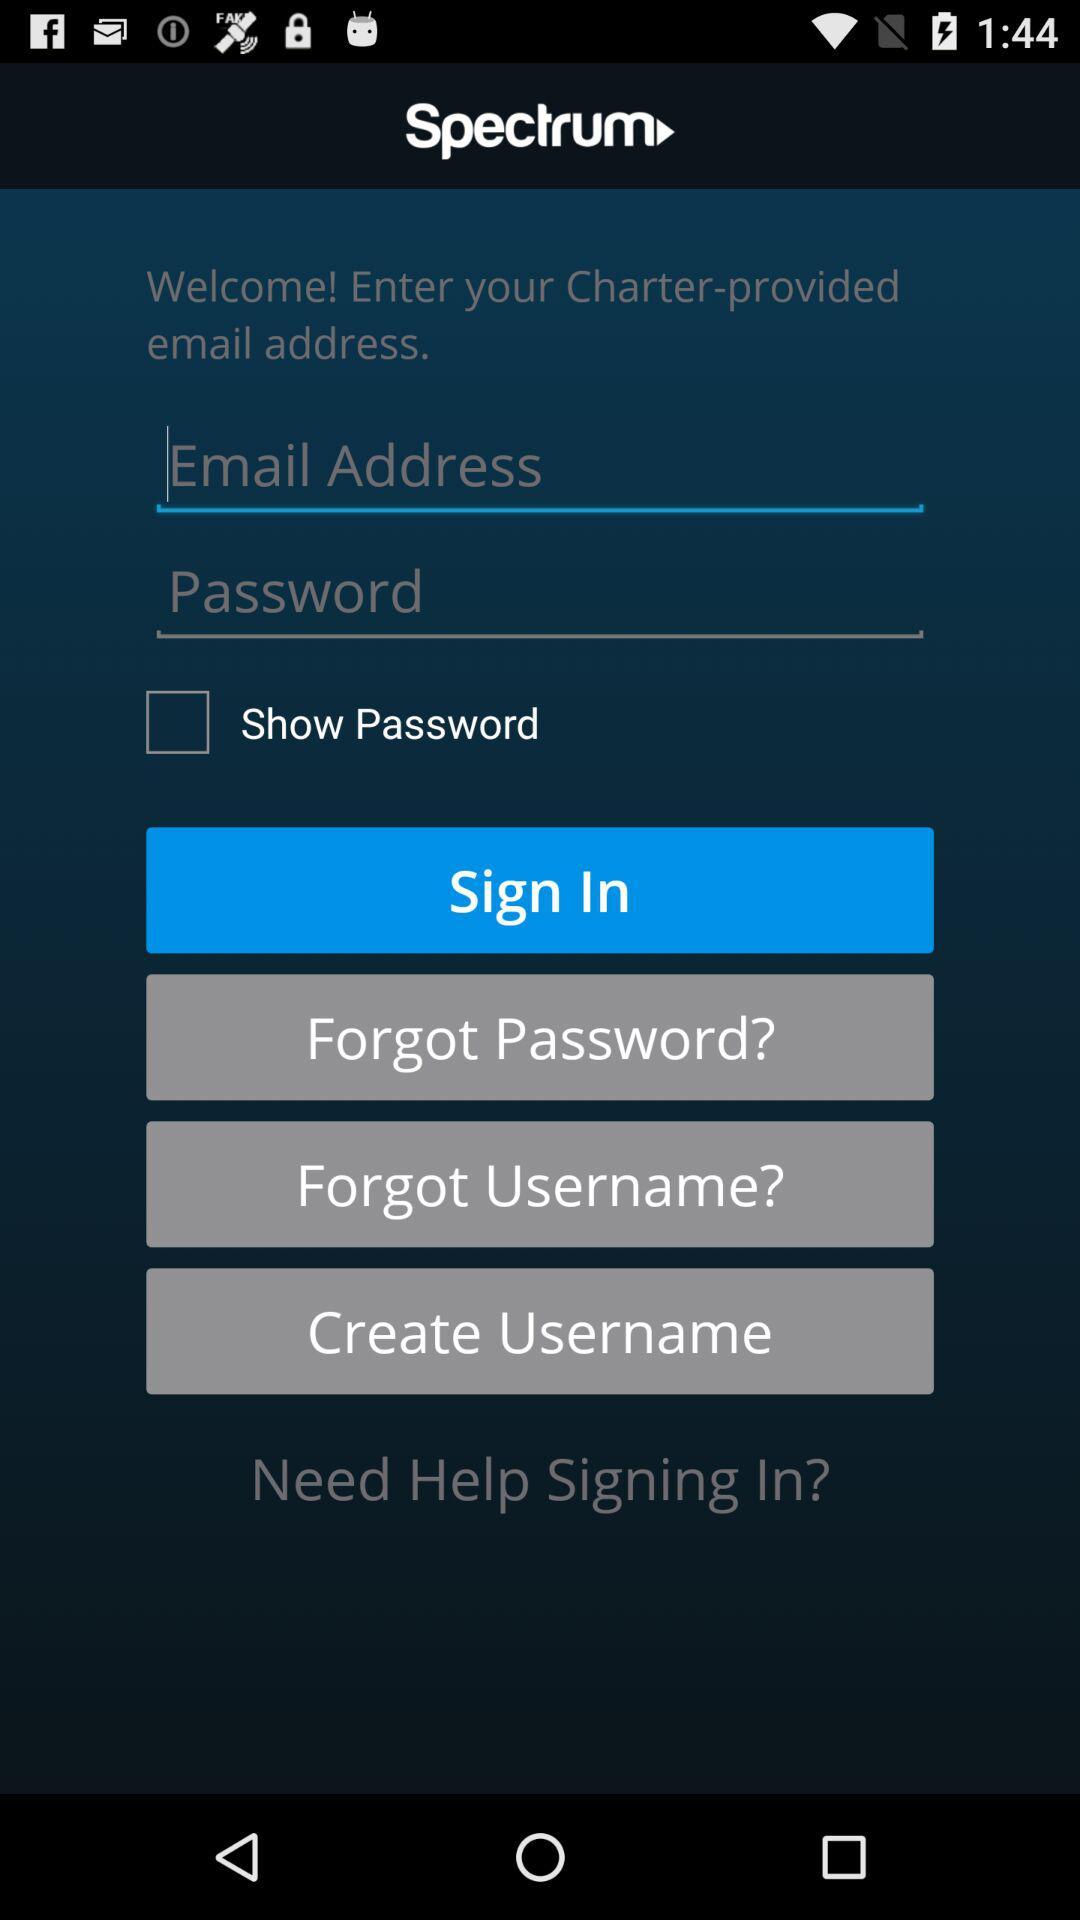 This screenshot has height=1920, width=1080. I want to click on welcome enter your, so click(540, 312).